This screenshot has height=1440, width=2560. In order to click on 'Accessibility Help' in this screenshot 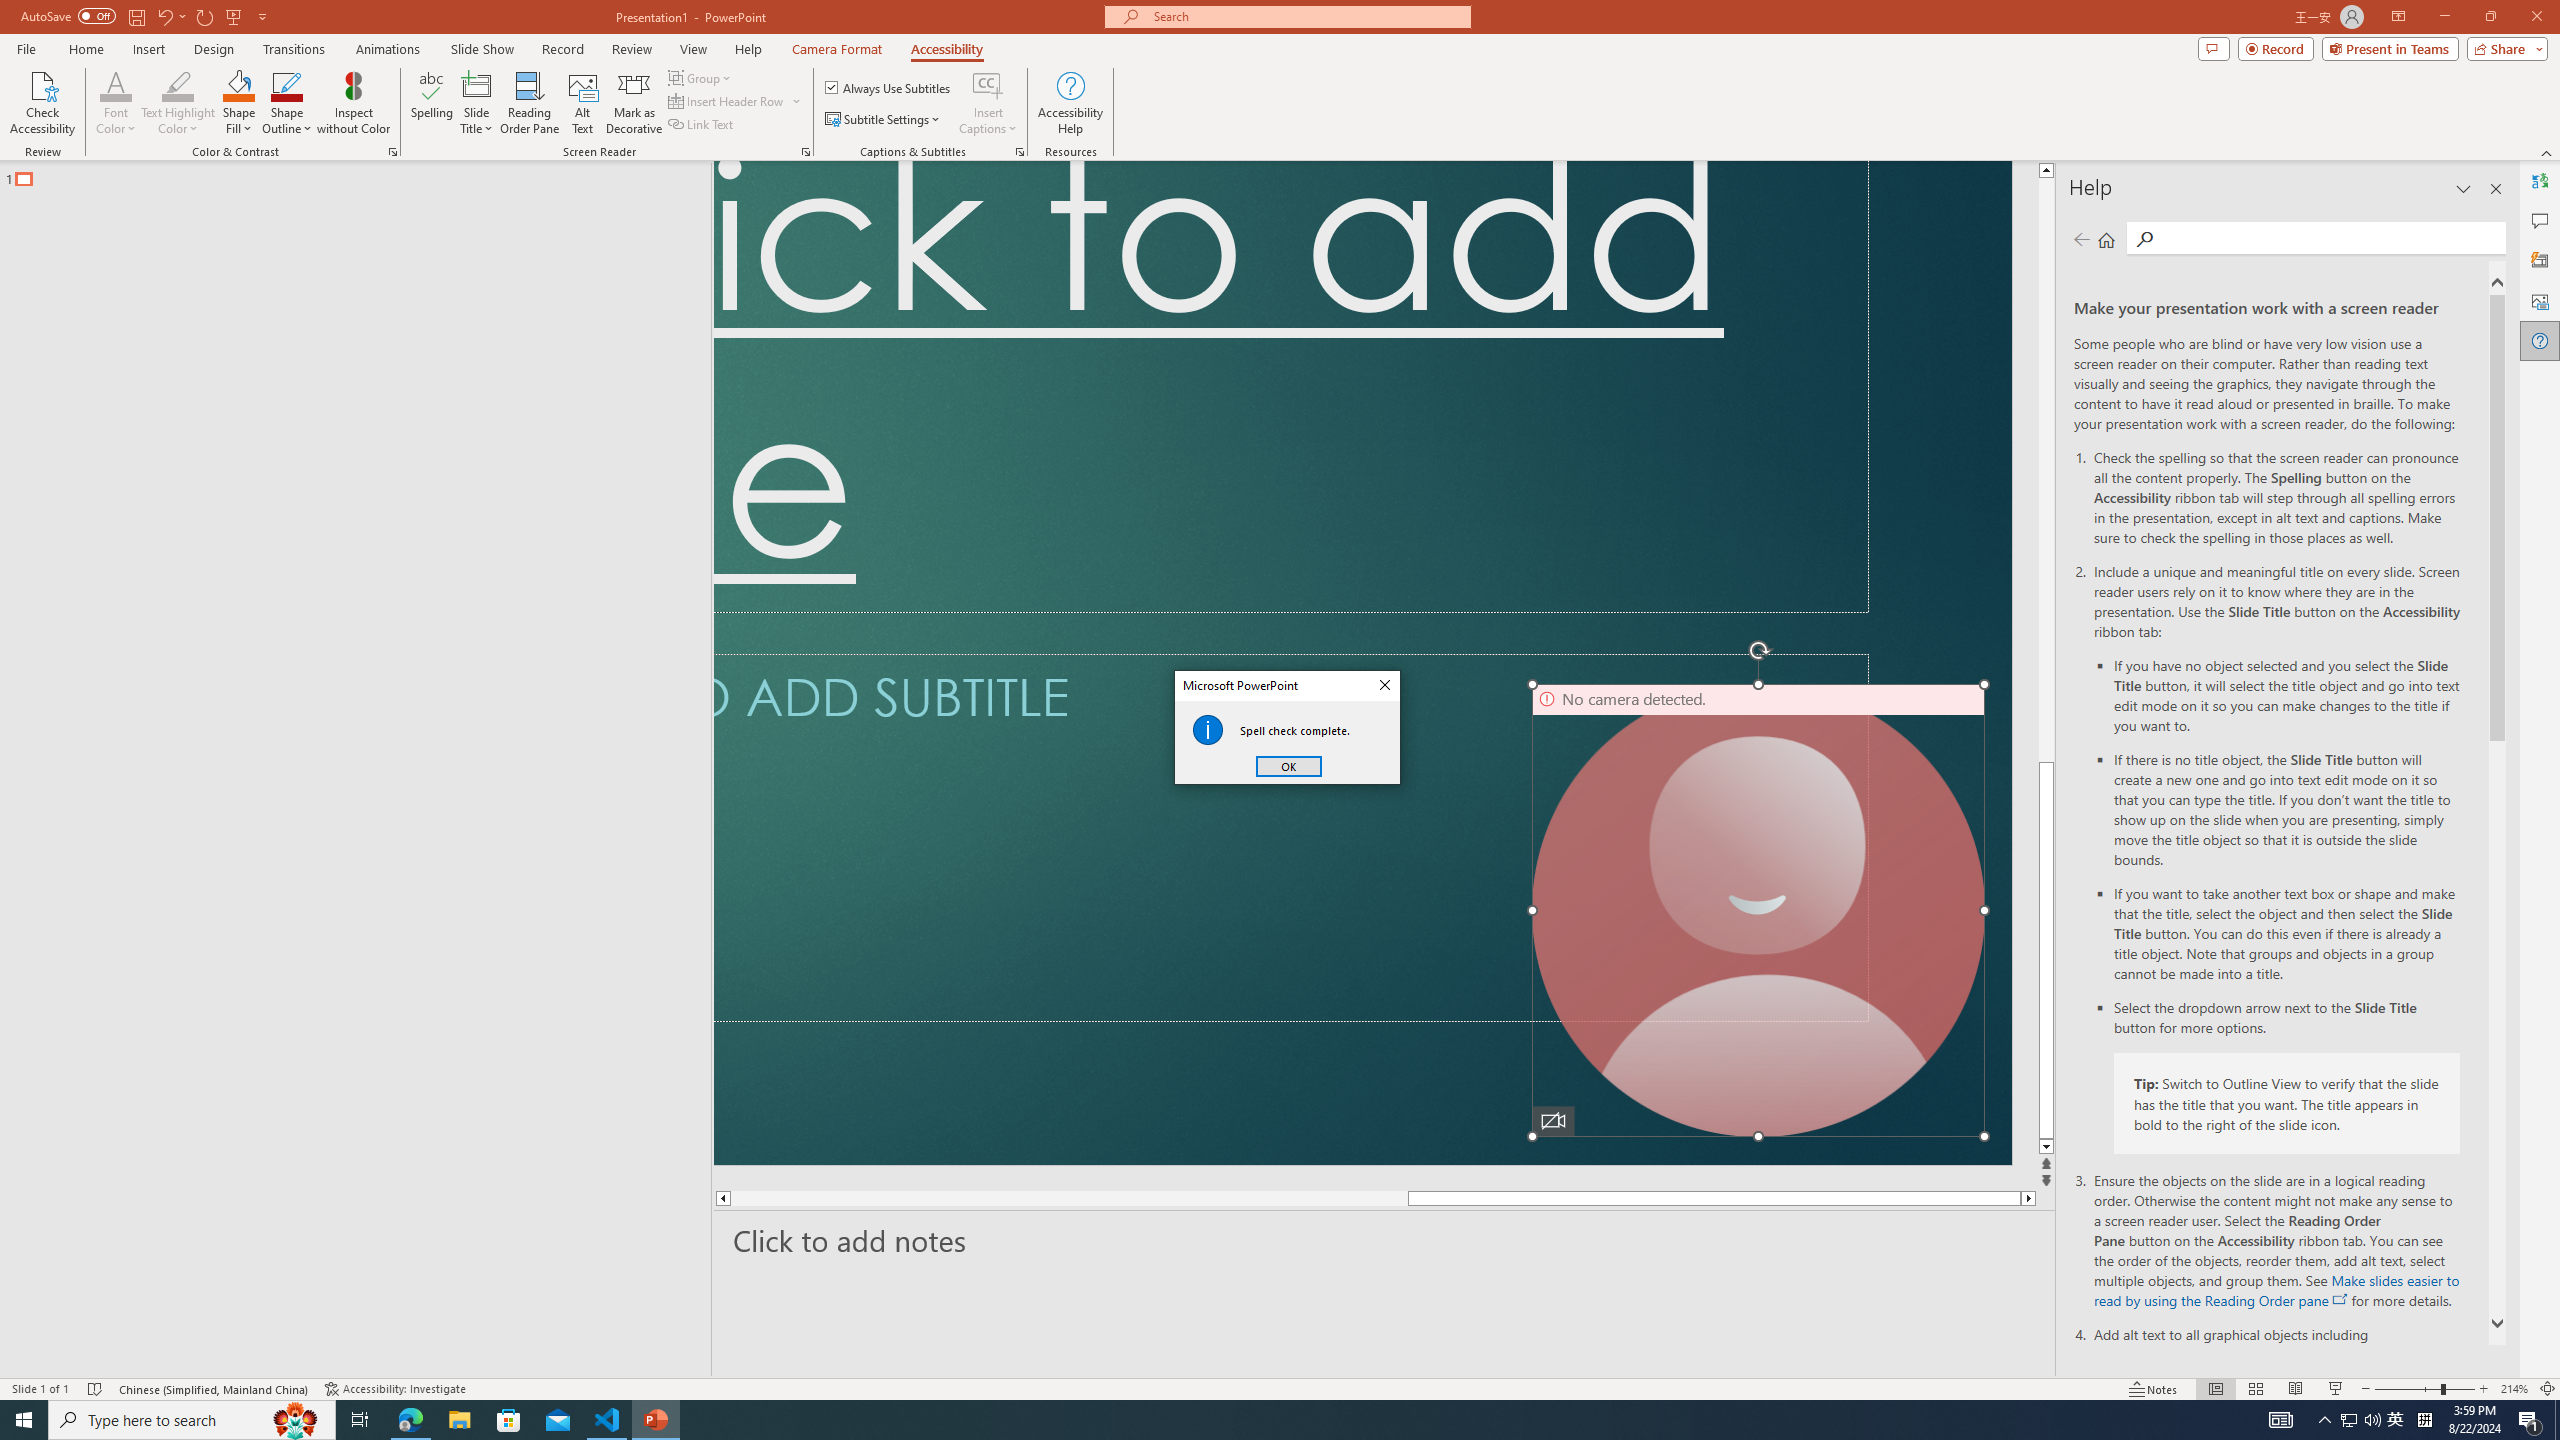, I will do `click(1071, 103)`.